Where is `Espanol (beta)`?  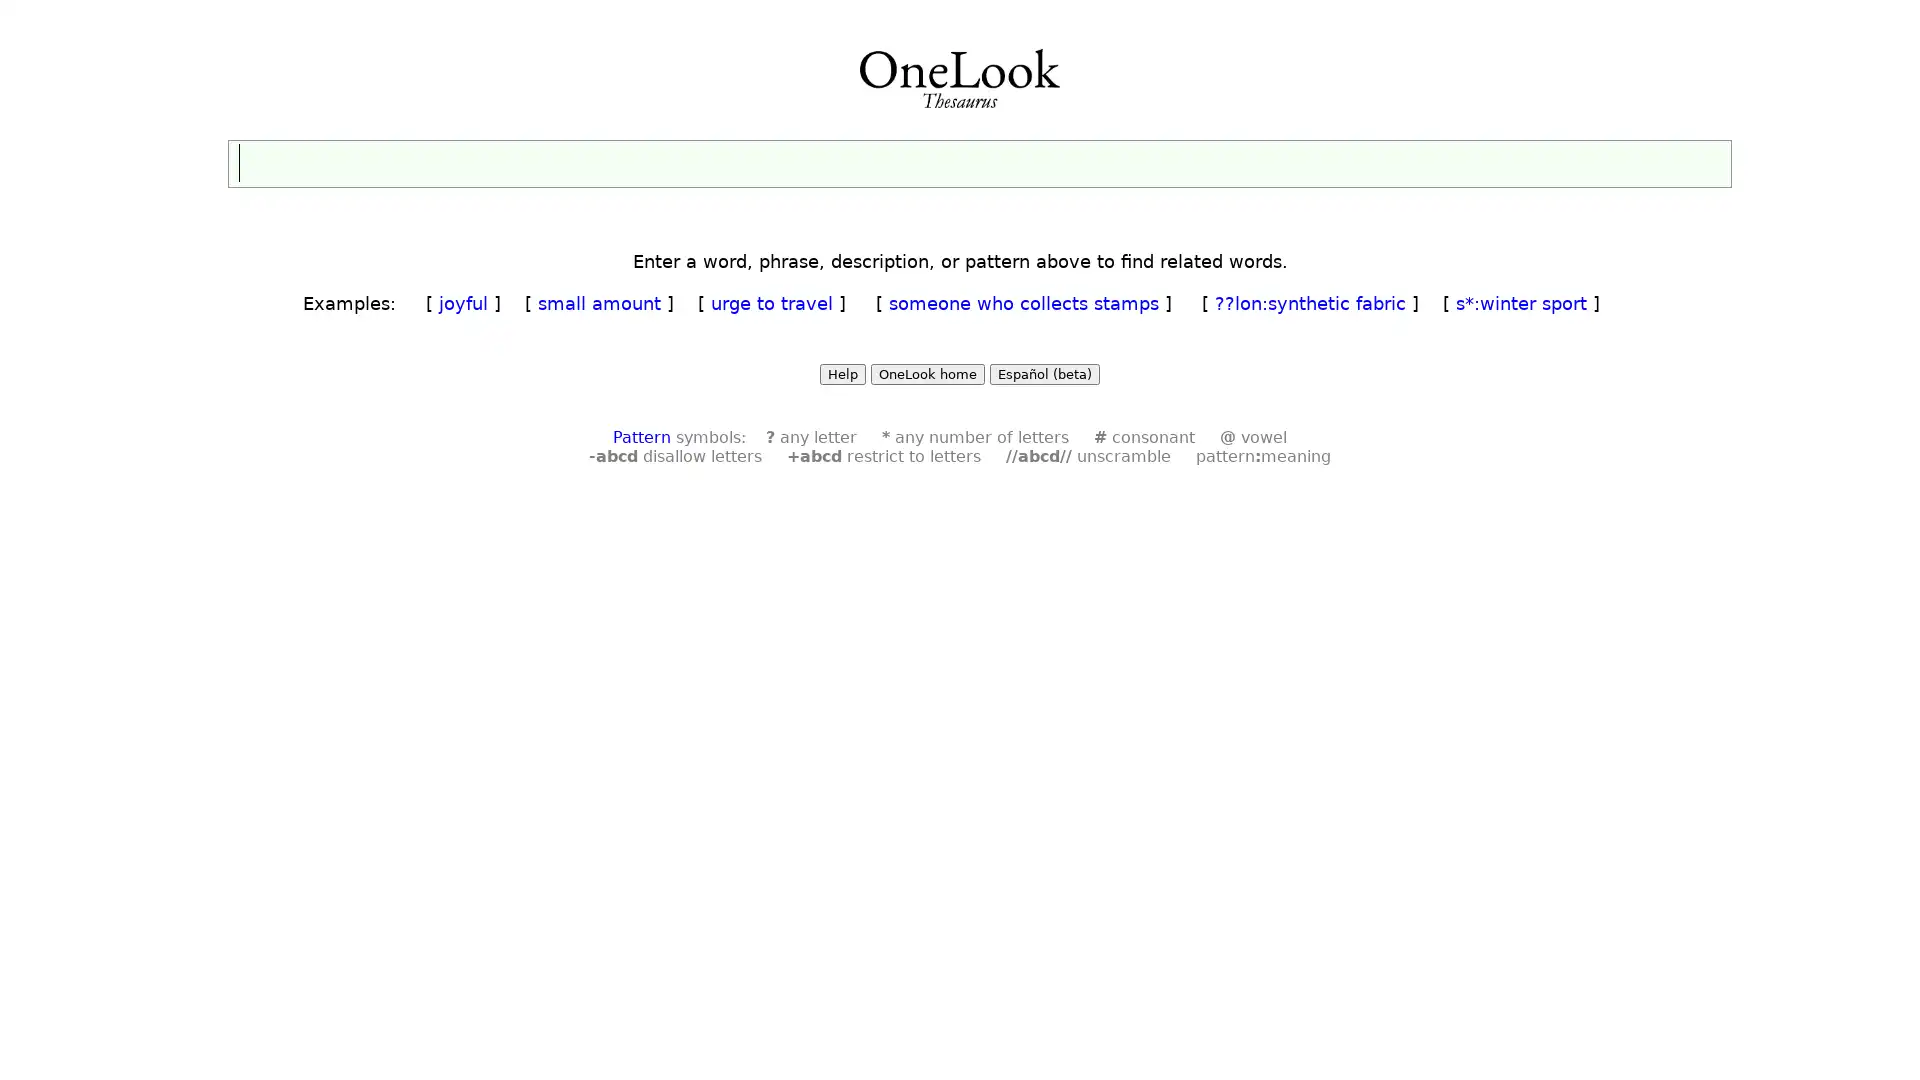
Espanol (beta) is located at coordinates (1044, 374).